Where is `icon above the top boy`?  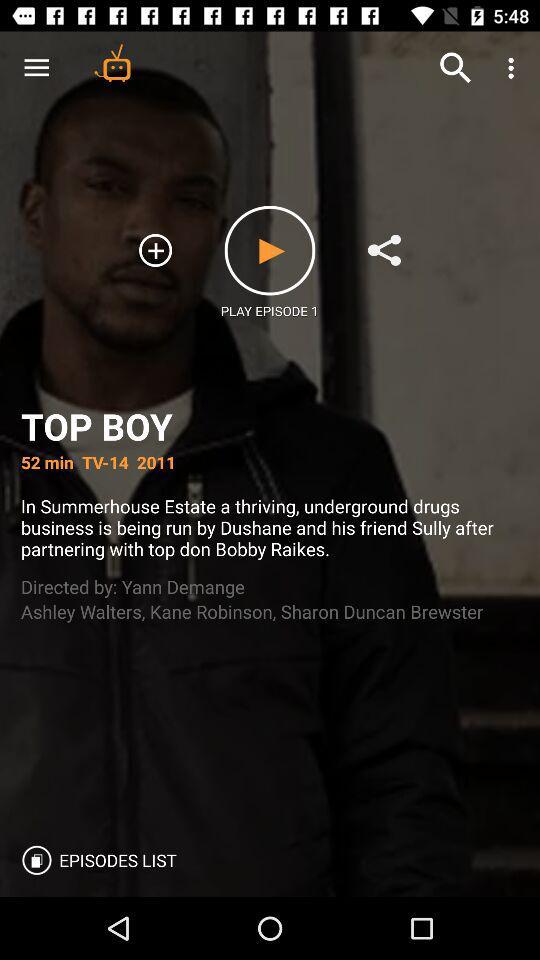
icon above the top boy is located at coordinates (36, 68).